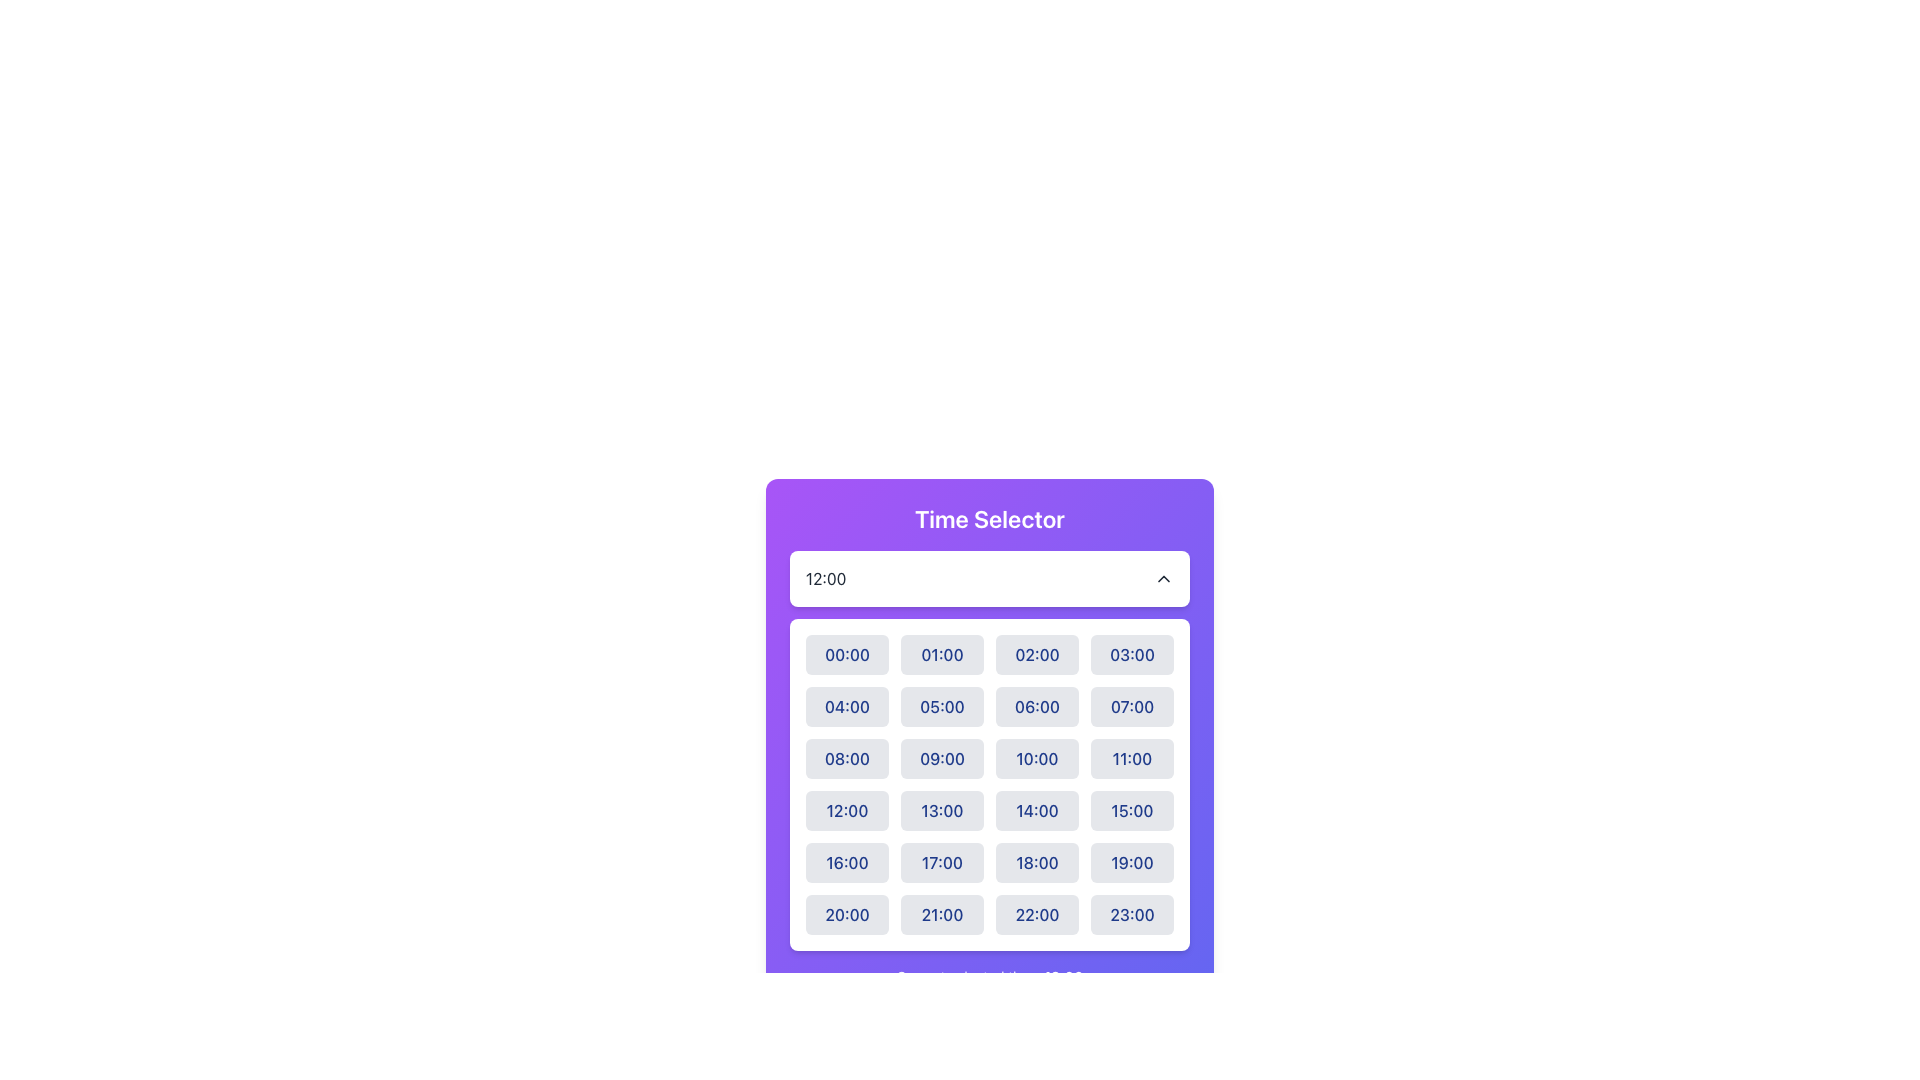 The height and width of the screenshot is (1080, 1920). I want to click on the interactive button displaying '17:00' in bold, dark blue font, so click(941, 862).